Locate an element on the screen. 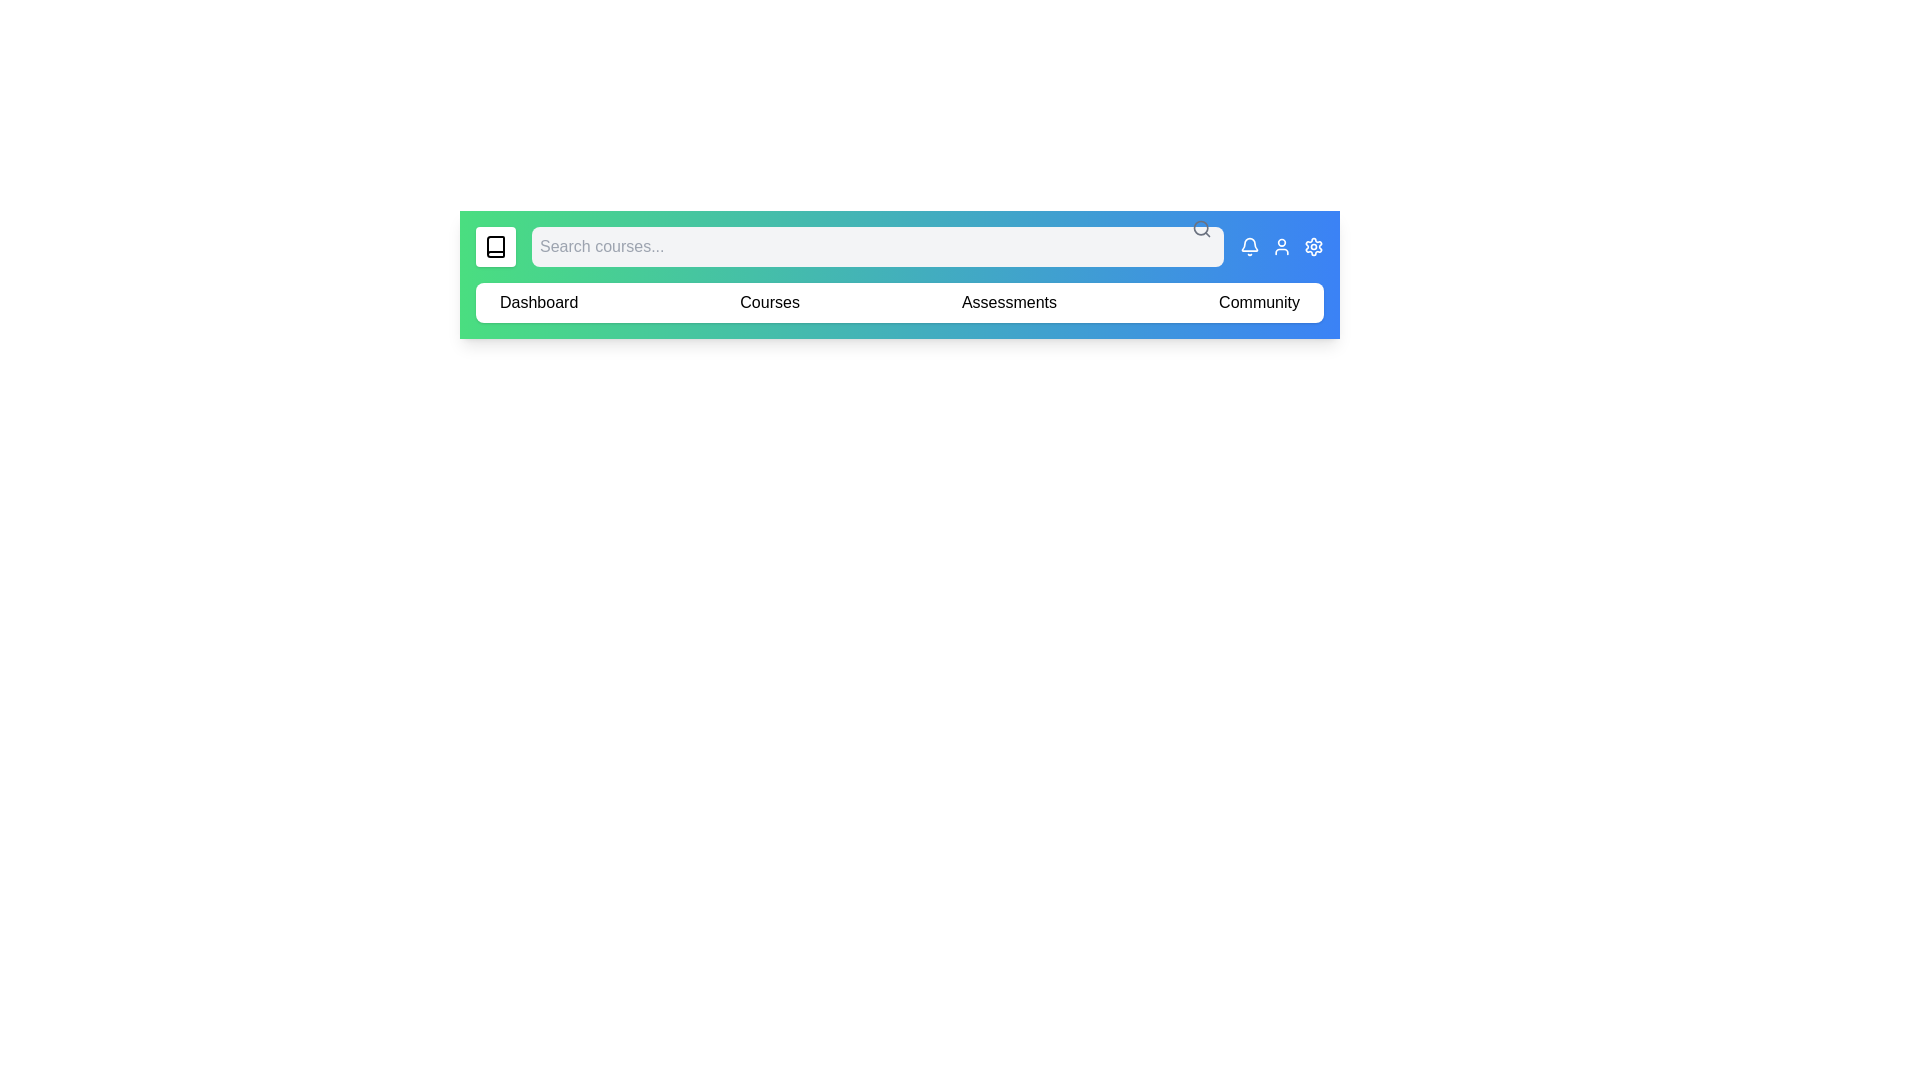  the element labeled 'User Icon' to reveal its hover effect is located at coordinates (1281, 245).